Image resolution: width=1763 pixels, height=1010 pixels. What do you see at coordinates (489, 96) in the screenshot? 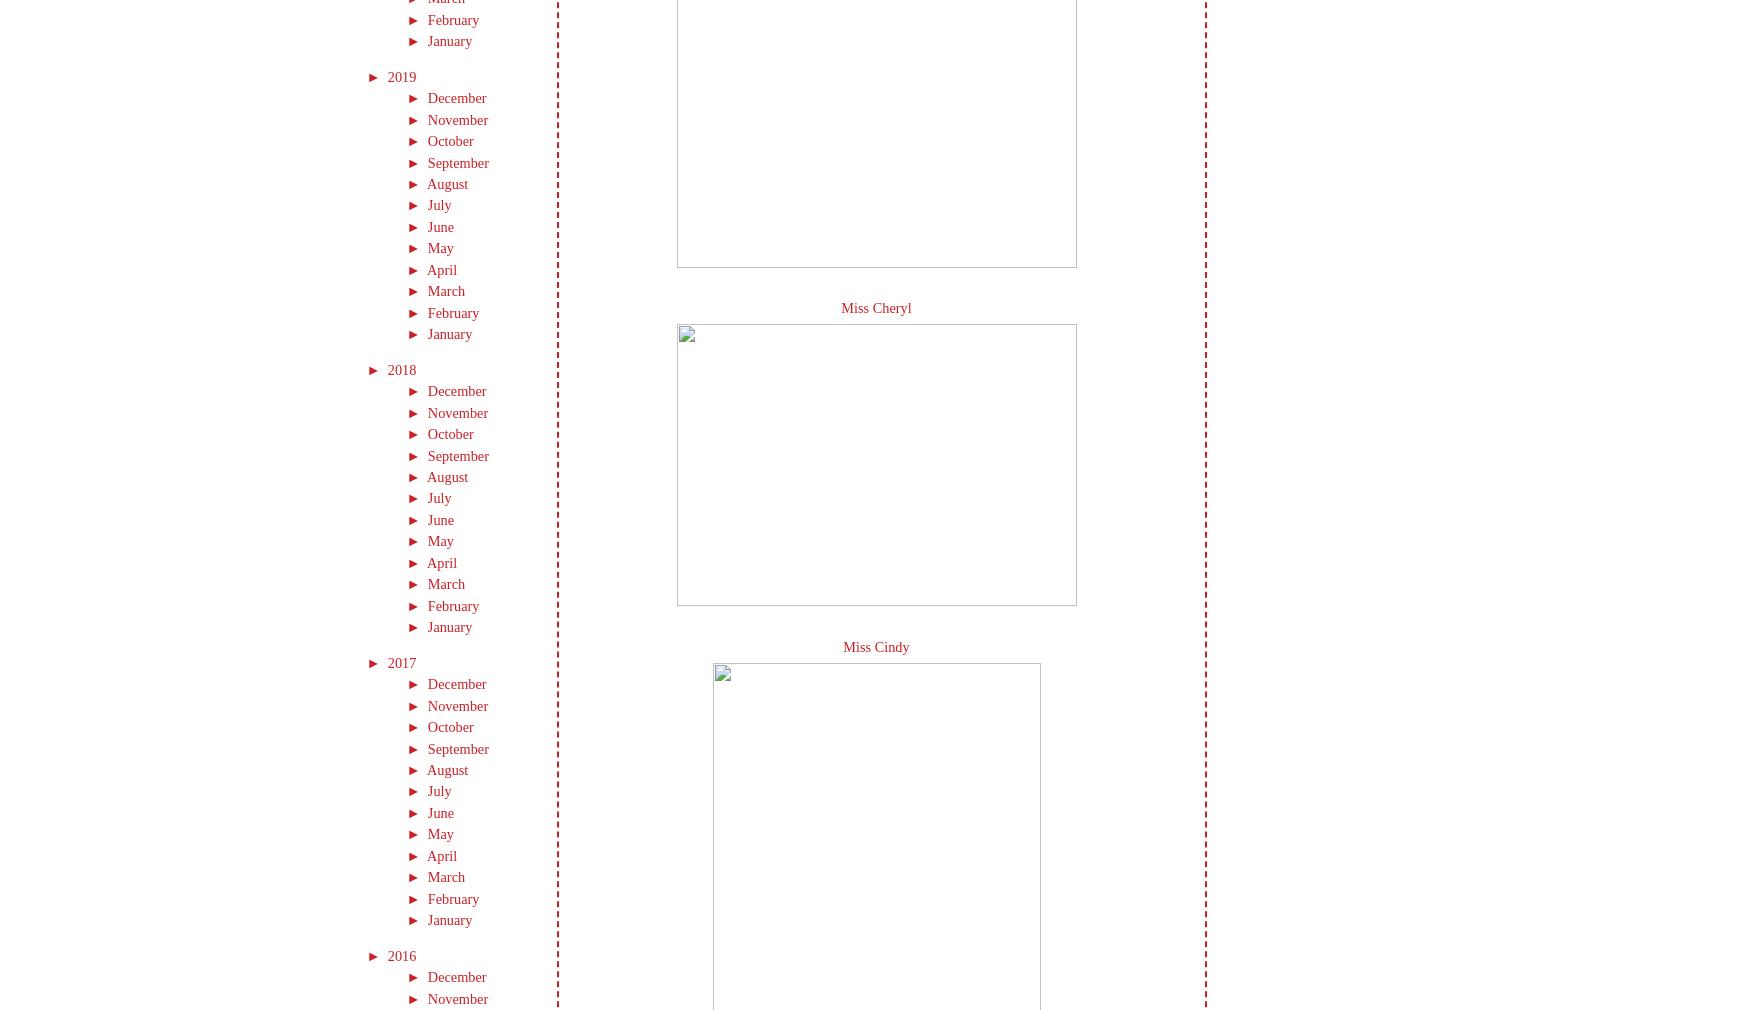
I see `'(12)'` at bounding box center [489, 96].